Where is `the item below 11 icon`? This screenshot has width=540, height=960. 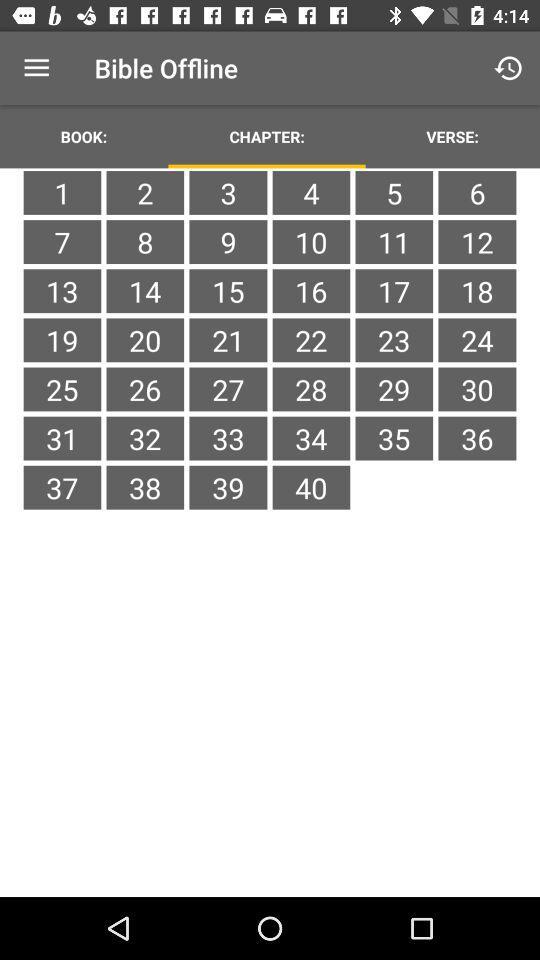 the item below 11 icon is located at coordinates (476, 290).